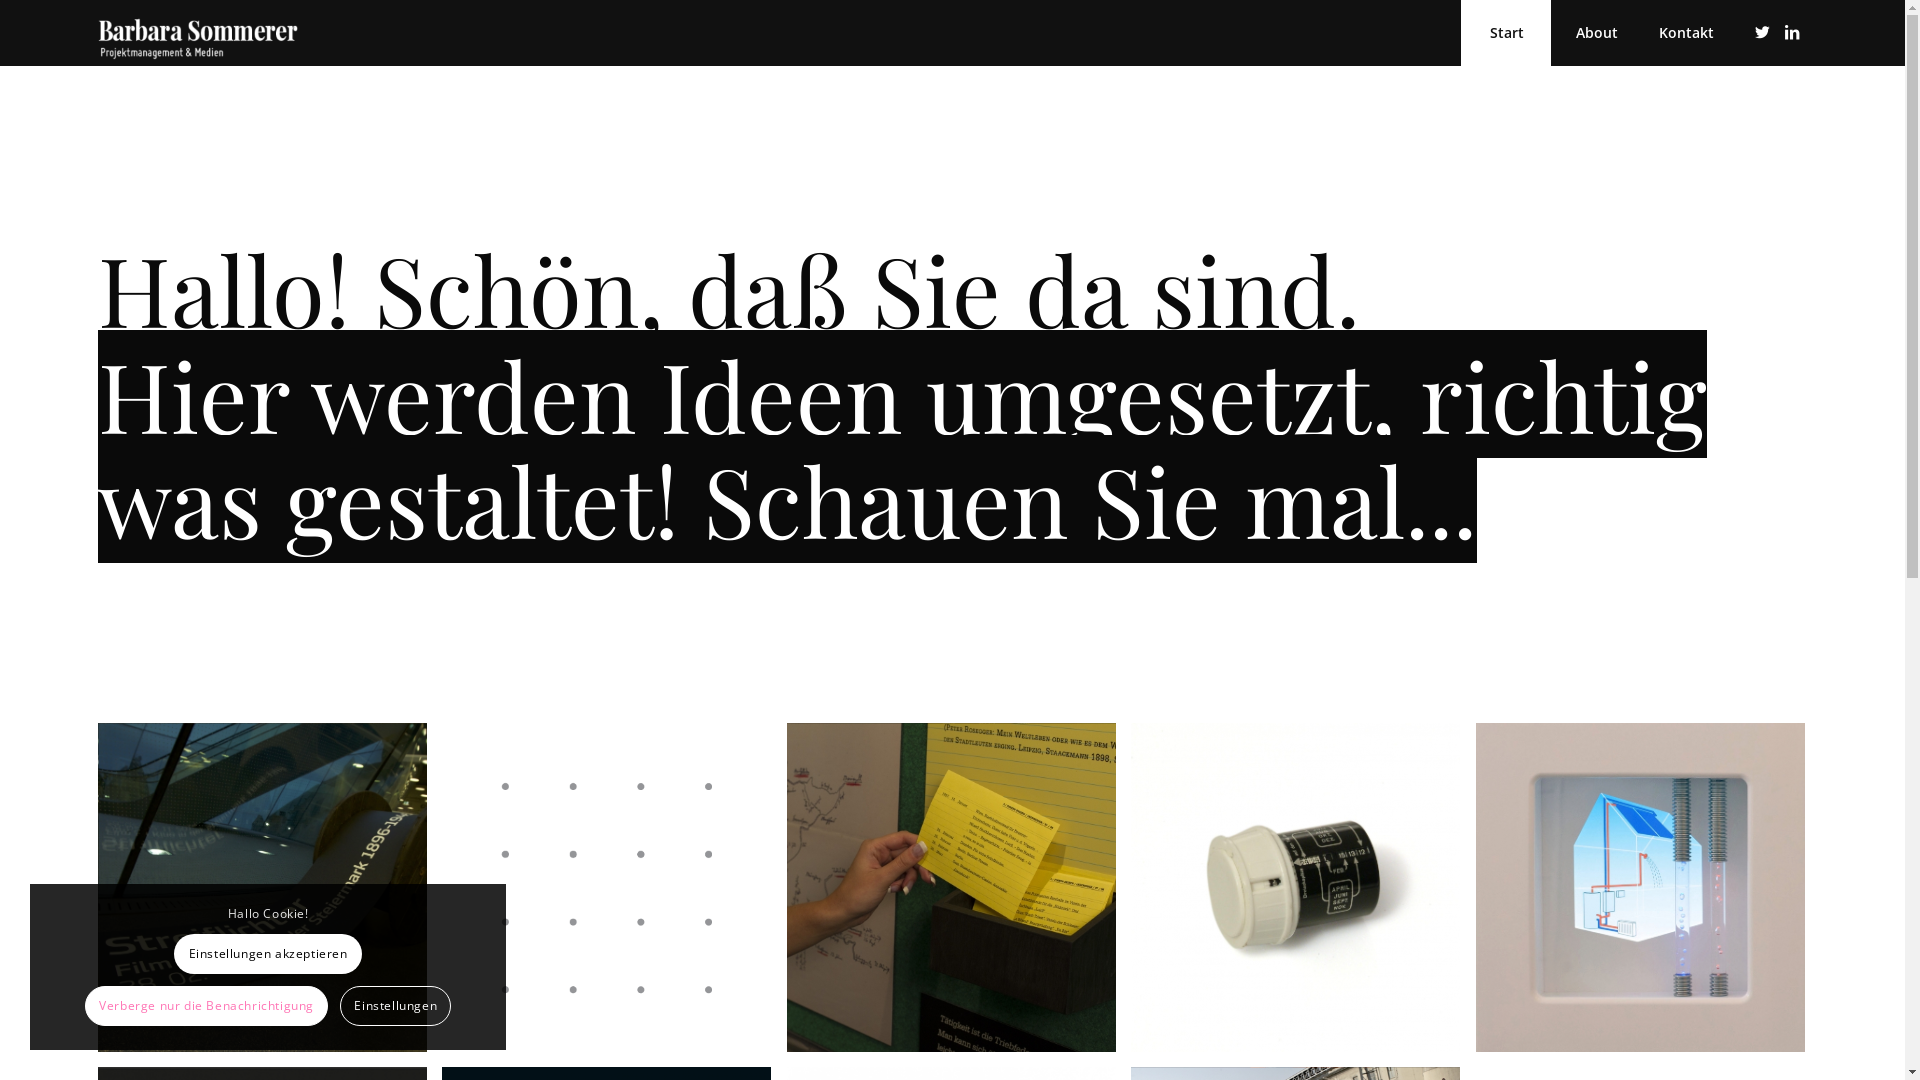 This screenshot has height=1080, width=1920. I want to click on 'Ausstellung Kinogeschichte', so click(269, 894).